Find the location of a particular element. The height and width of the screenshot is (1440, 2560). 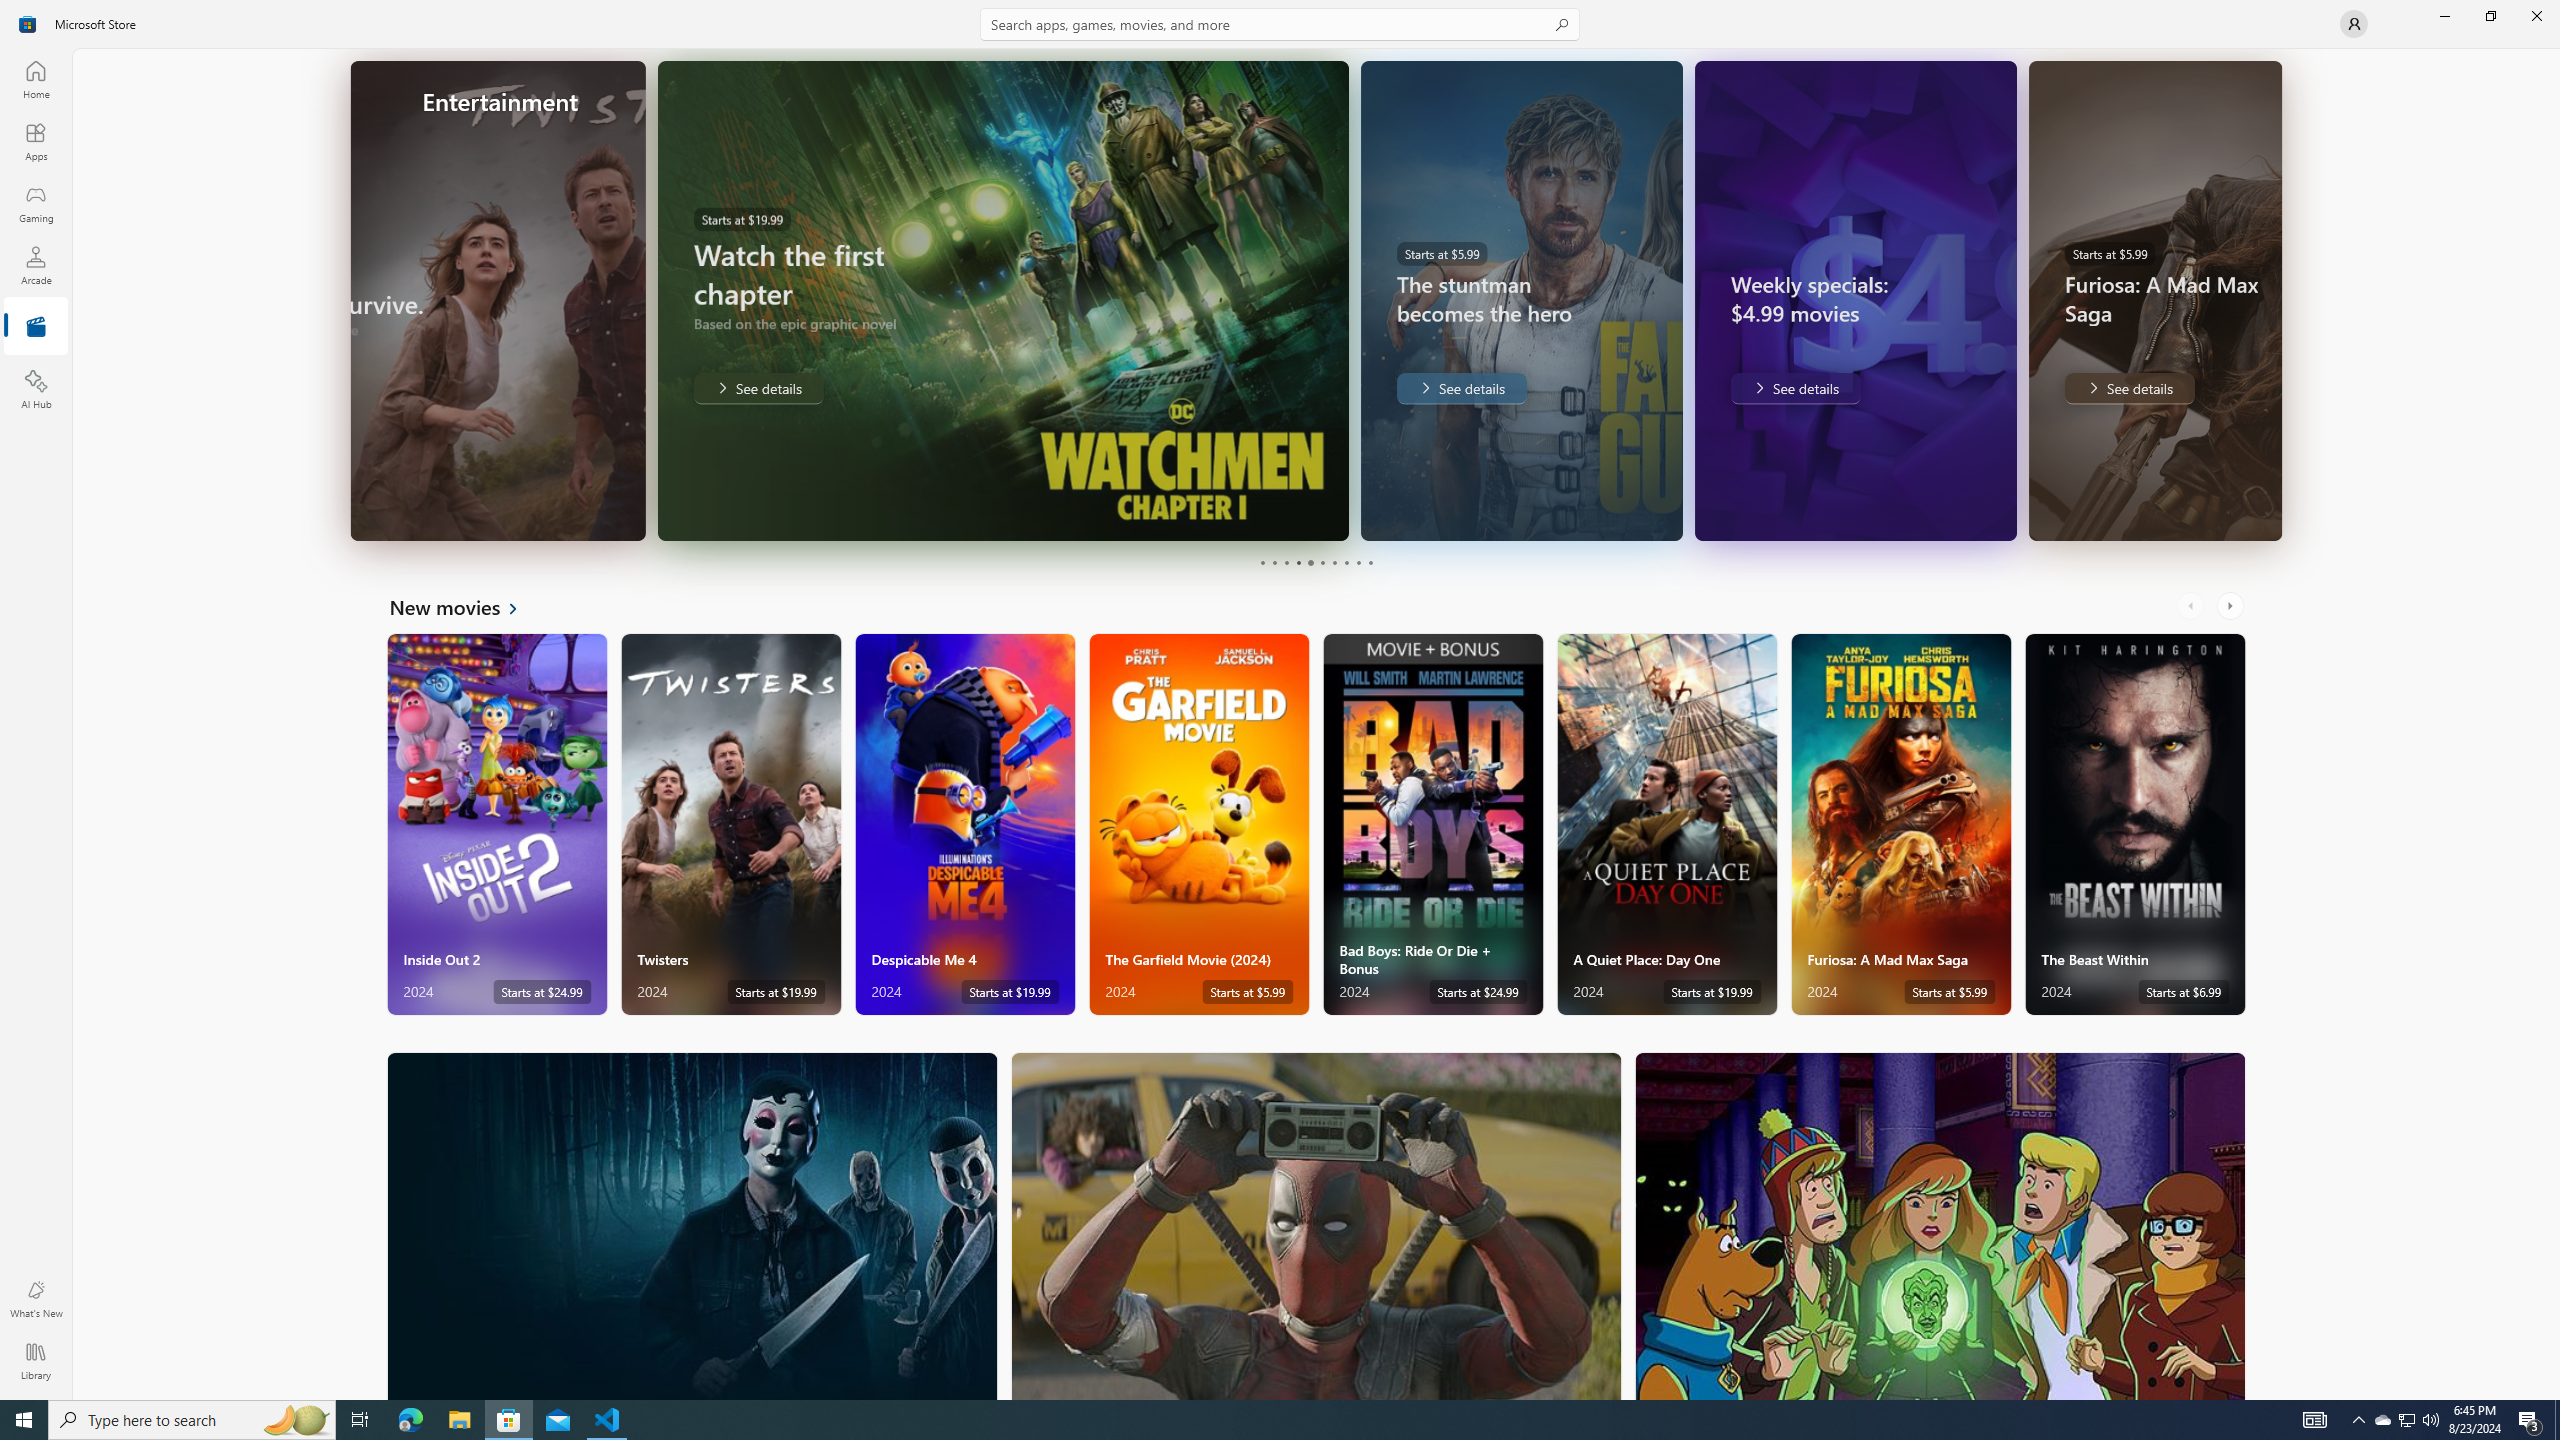

'Gaming' is located at coordinates (34, 202).